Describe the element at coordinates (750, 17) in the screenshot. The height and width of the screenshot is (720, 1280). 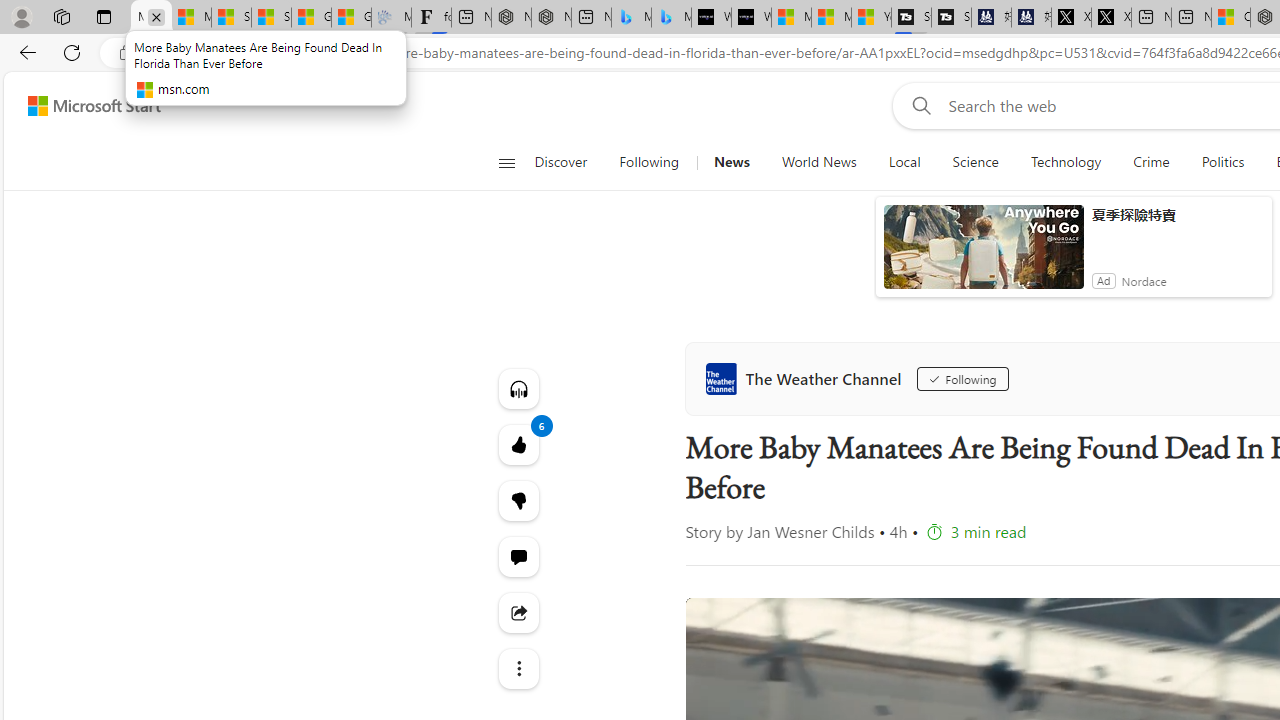
I see `'What'` at that location.